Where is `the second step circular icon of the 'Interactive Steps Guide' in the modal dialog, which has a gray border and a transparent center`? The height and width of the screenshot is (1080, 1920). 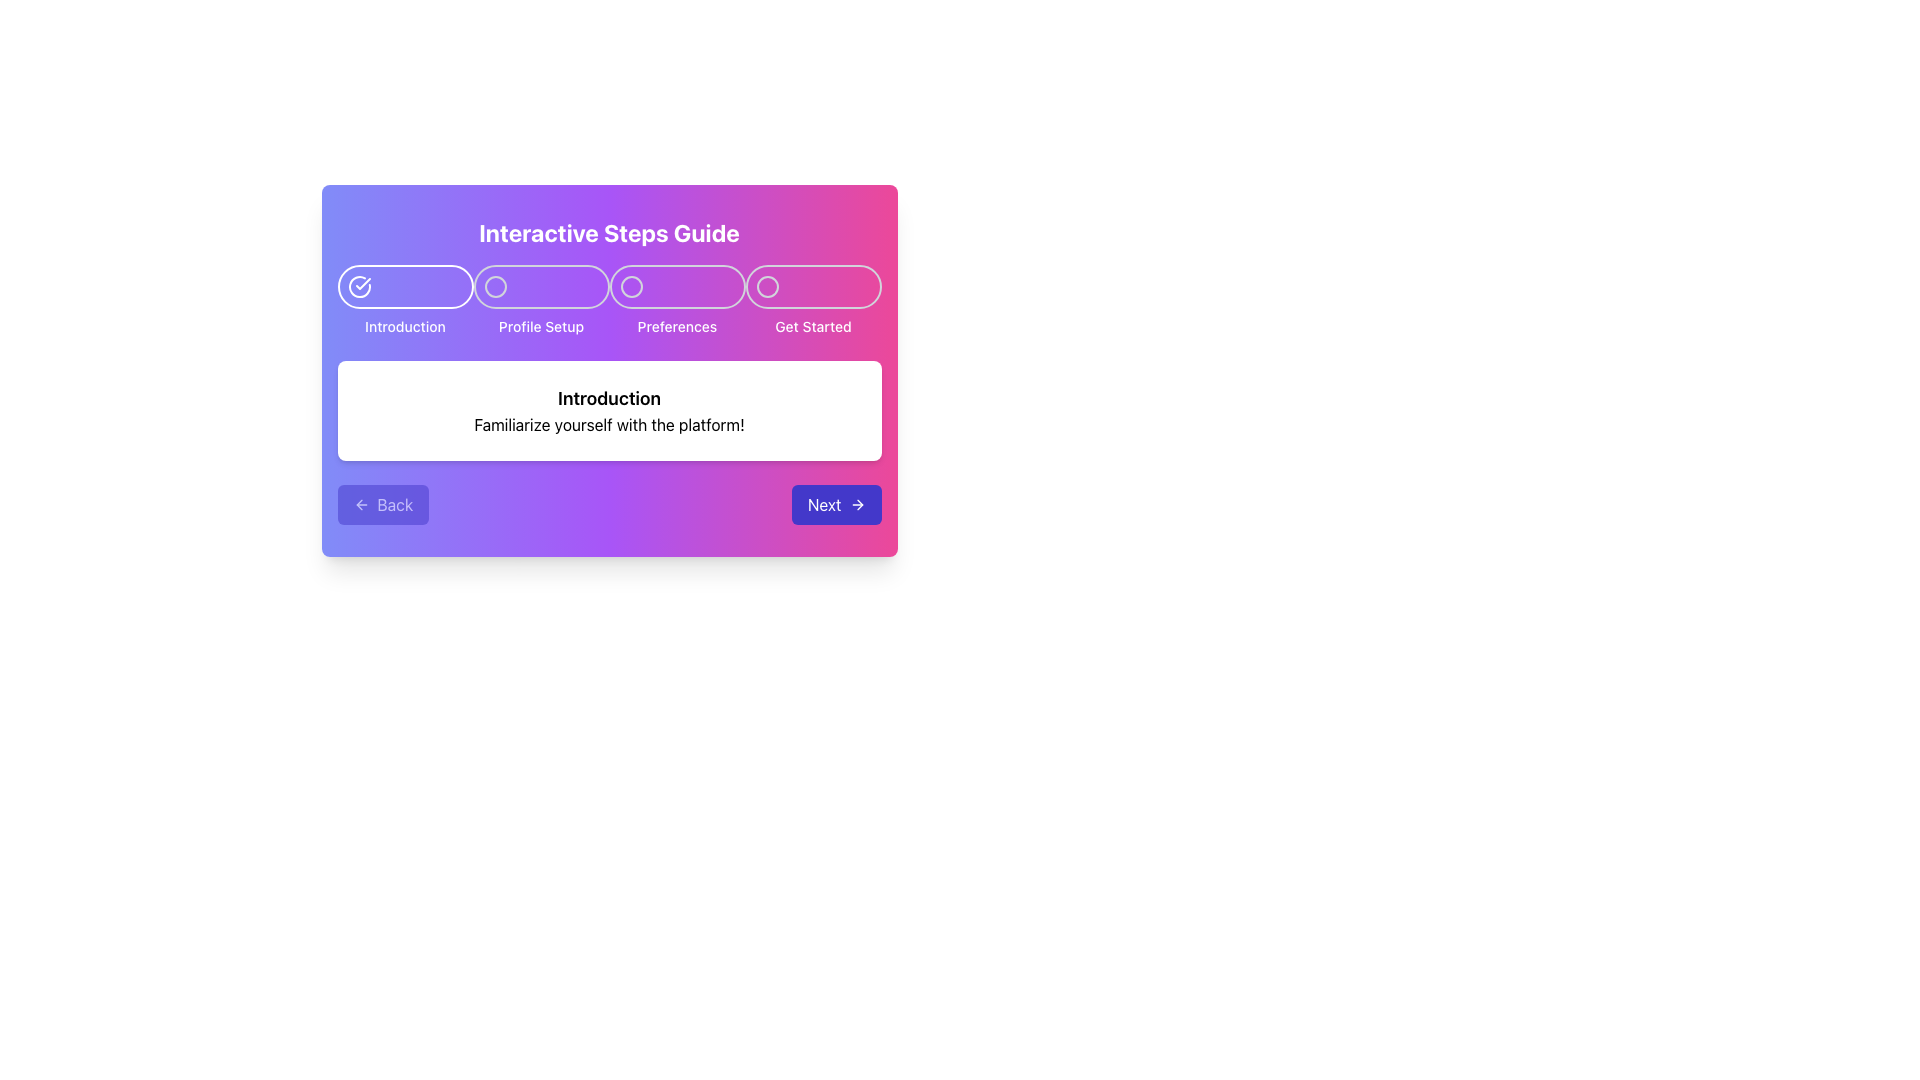 the second step circular icon of the 'Interactive Steps Guide' in the modal dialog, which has a gray border and a transparent center is located at coordinates (495, 286).